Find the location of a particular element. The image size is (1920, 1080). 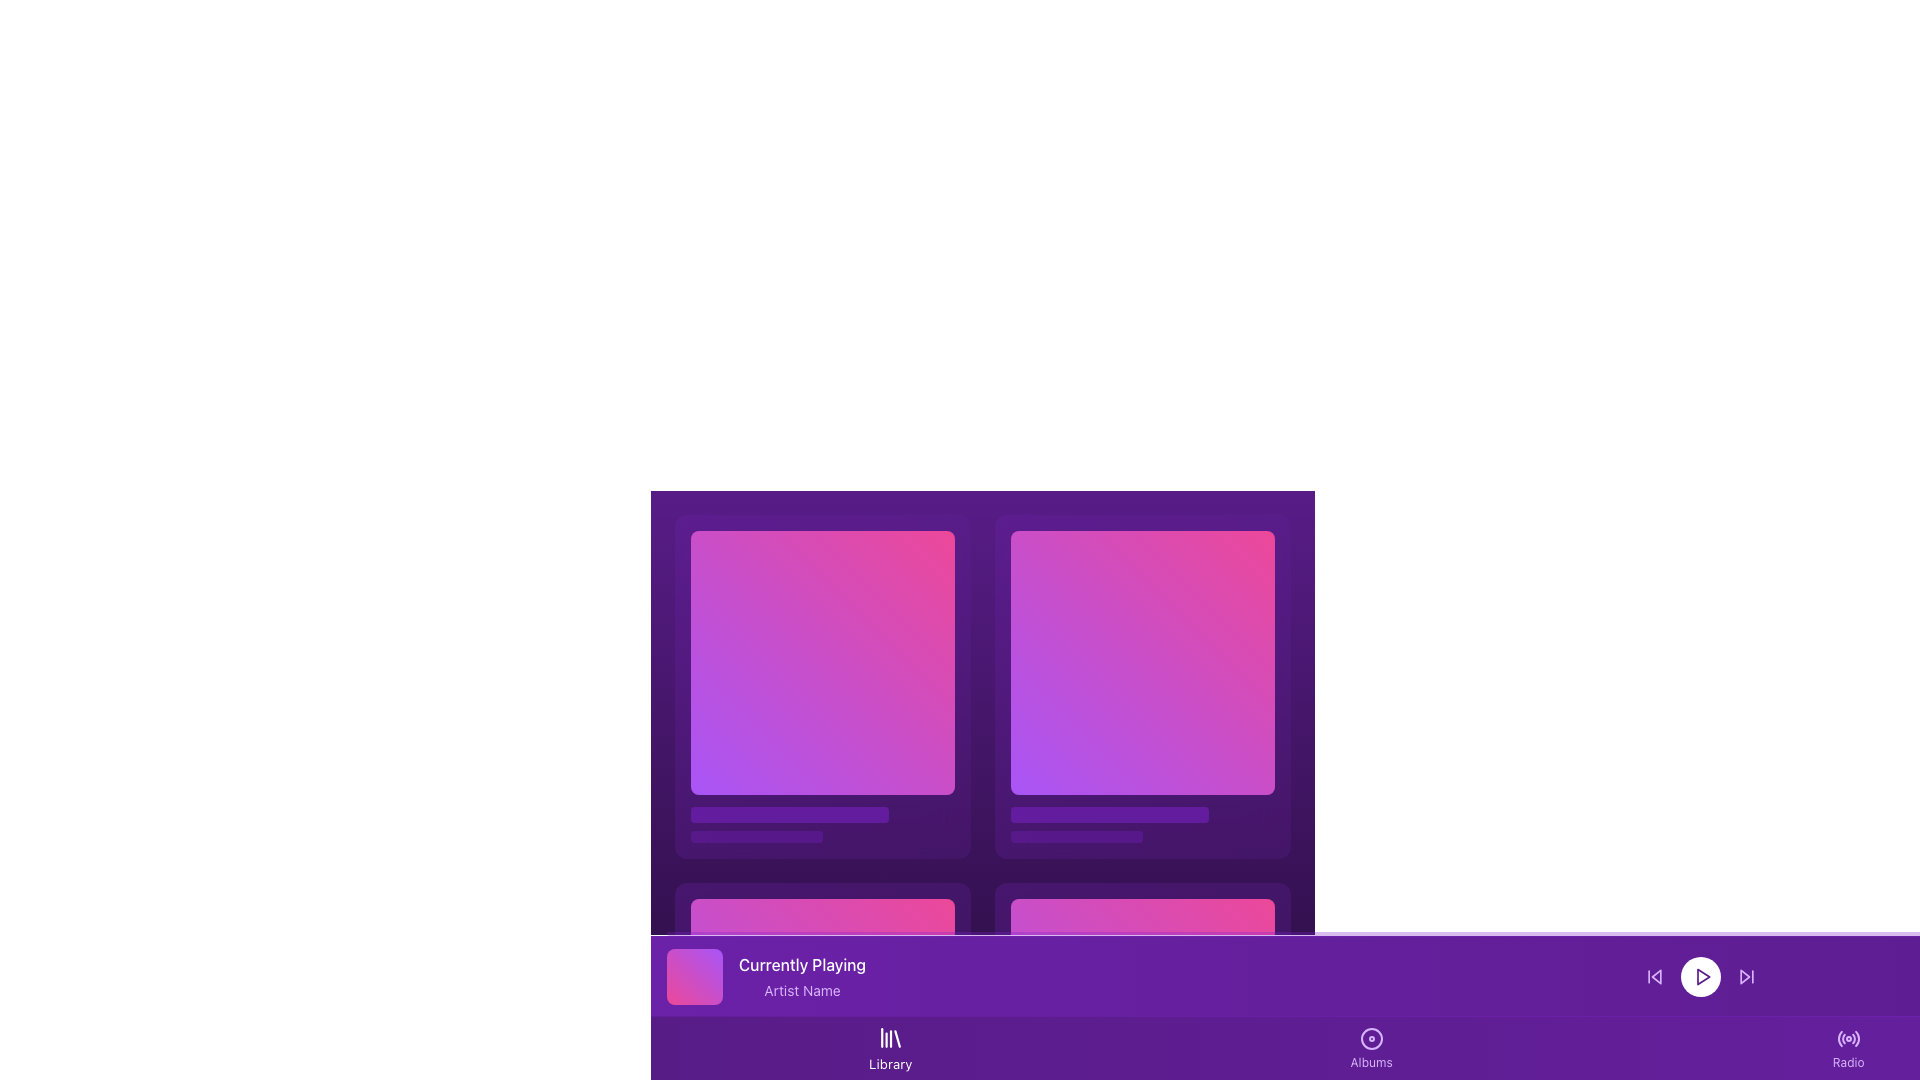

the library section icon located at the bottom-center of the interface, above the text label 'Library' is located at coordinates (889, 1036).